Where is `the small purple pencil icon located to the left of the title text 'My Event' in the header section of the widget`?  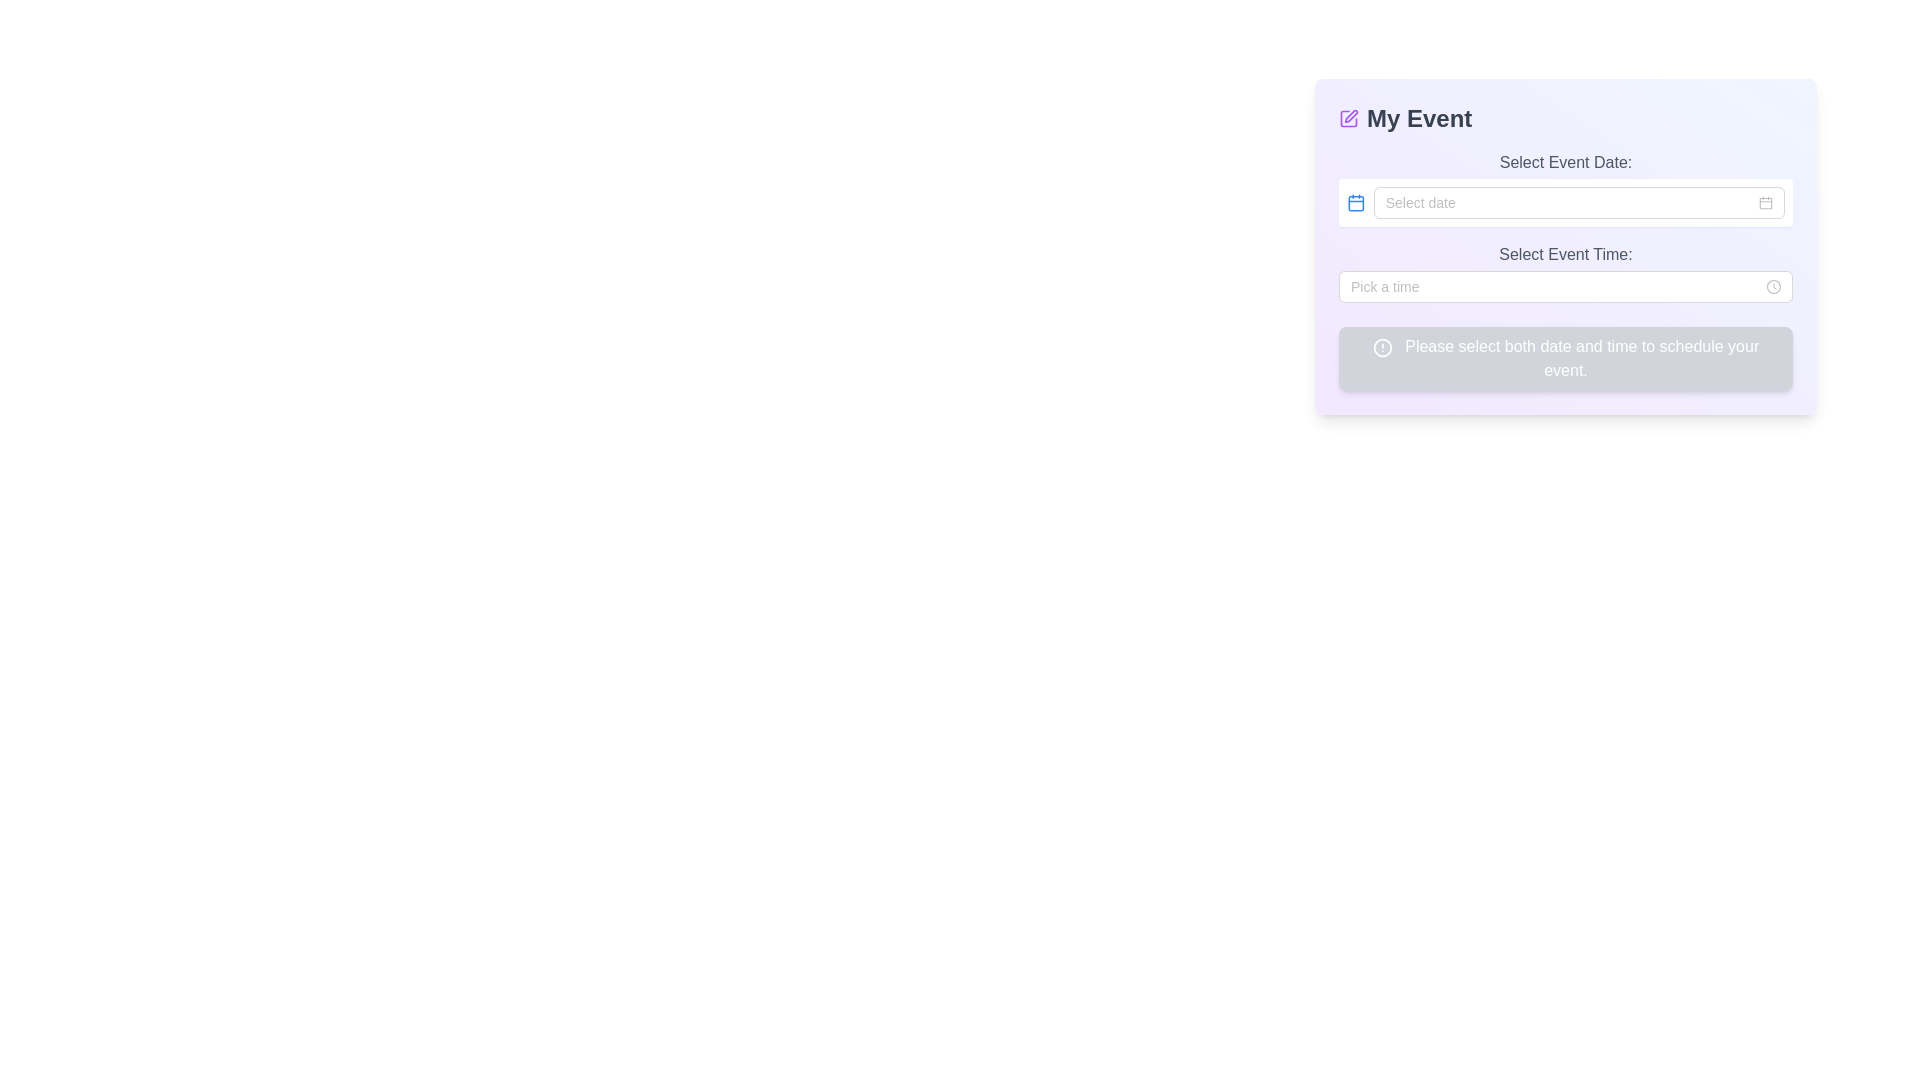
the small purple pencil icon located to the left of the title text 'My Event' in the header section of the widget is located at coordinates (1348, 119).